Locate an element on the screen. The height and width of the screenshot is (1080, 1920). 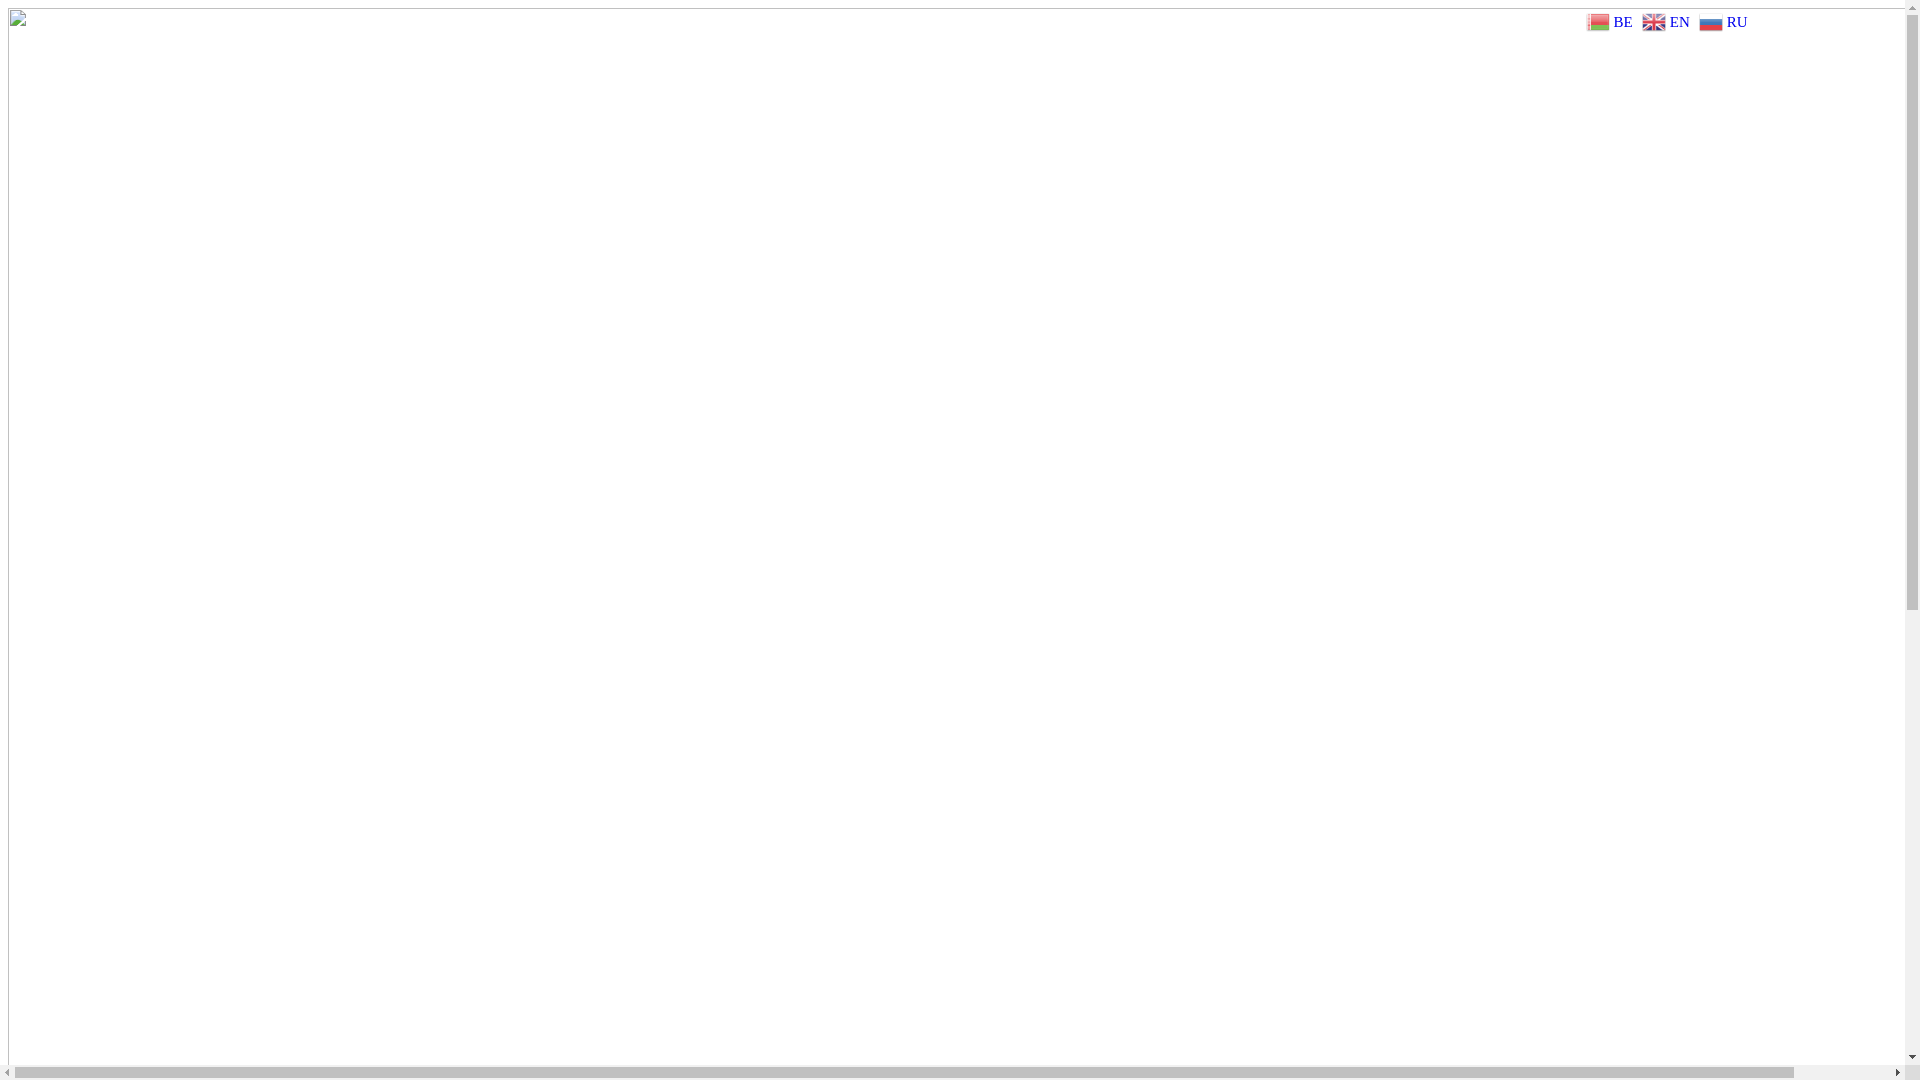
'BE' is located at coordinates (1584, 20).